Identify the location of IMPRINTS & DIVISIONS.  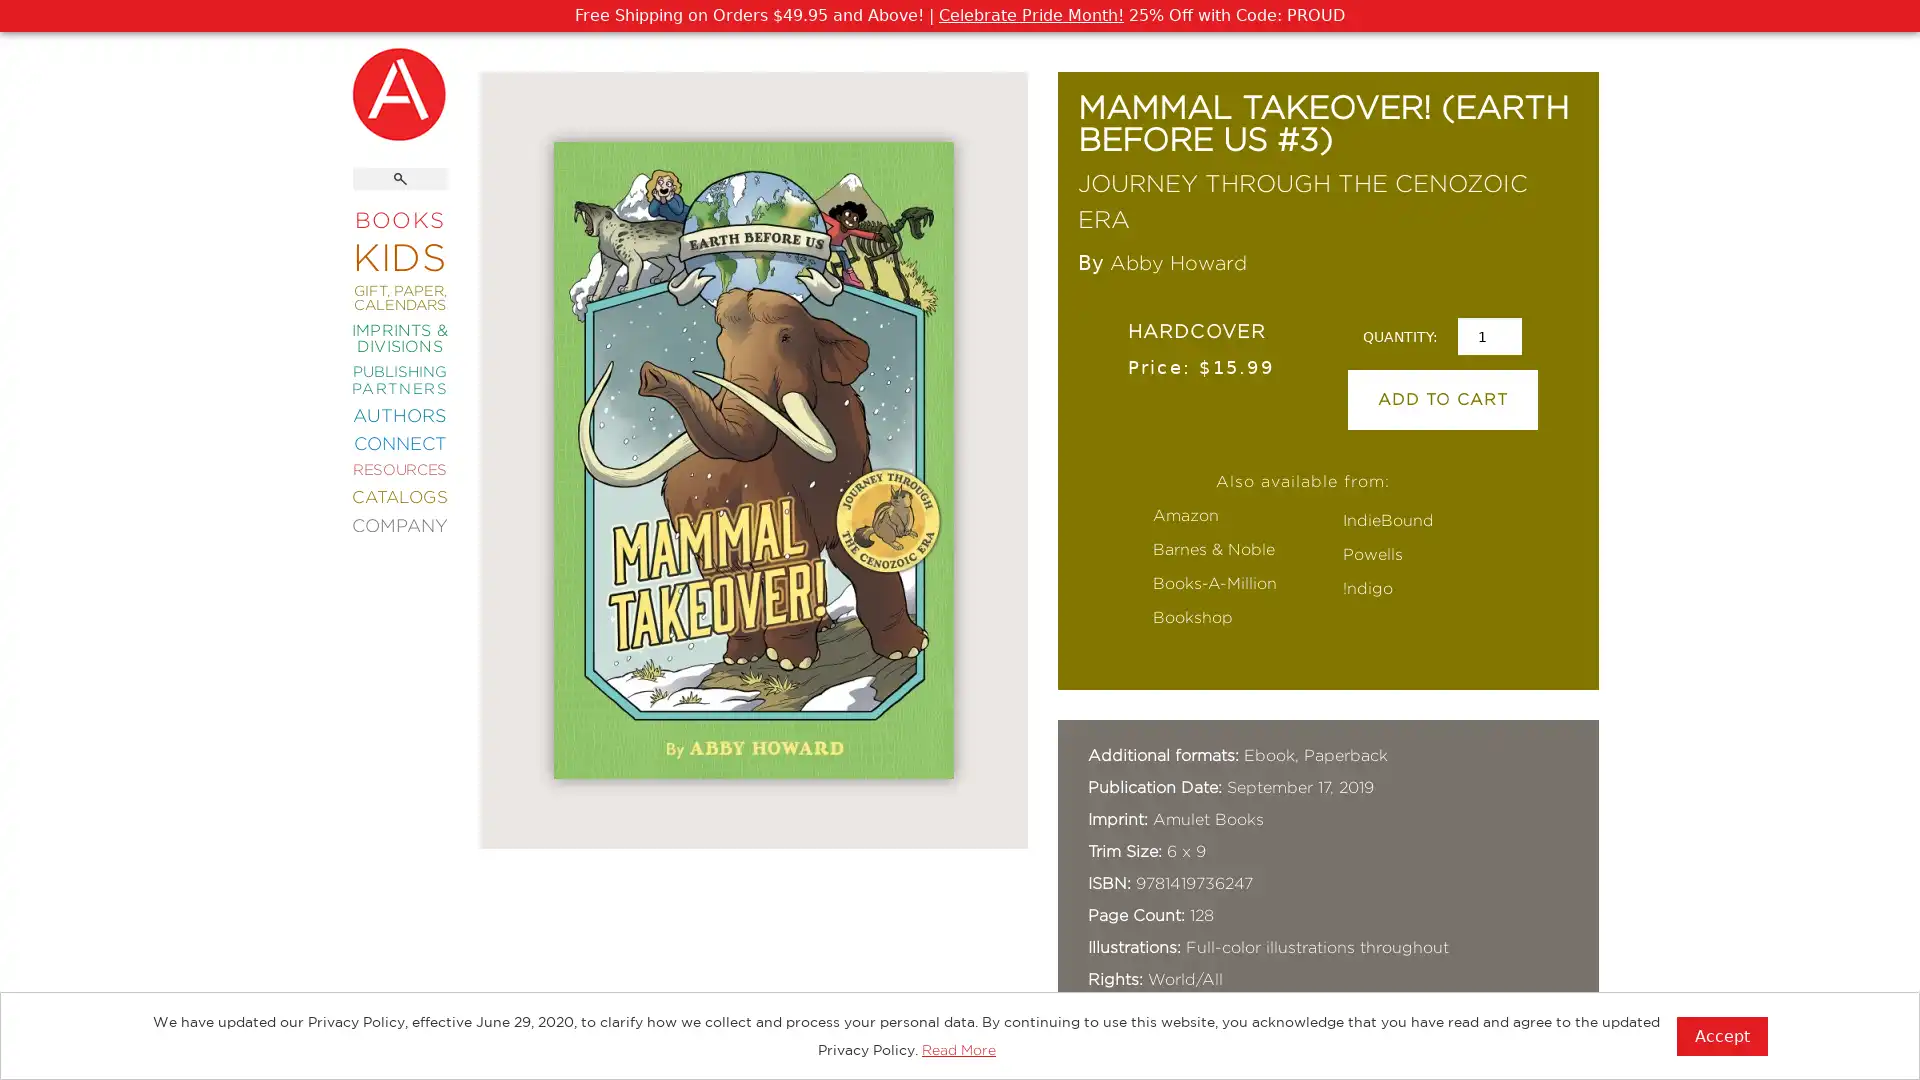
(399, 336).